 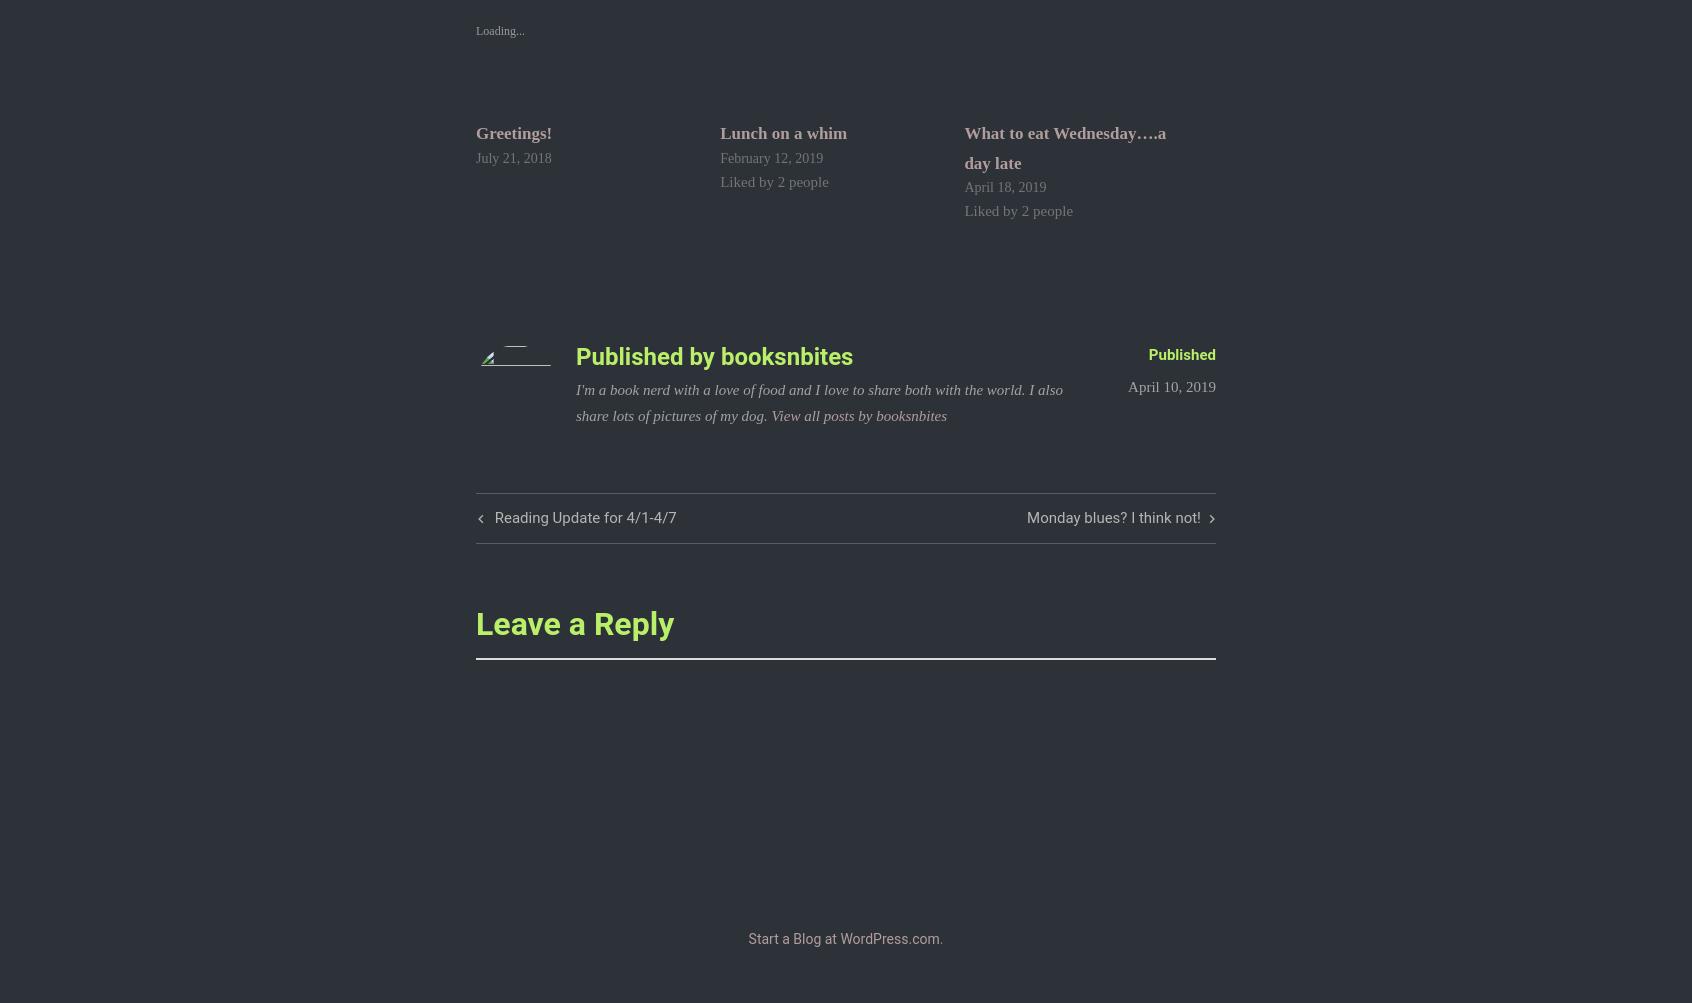 I want to click on 'Start a Blog at WordPress.com', so click(x=843, y=938).